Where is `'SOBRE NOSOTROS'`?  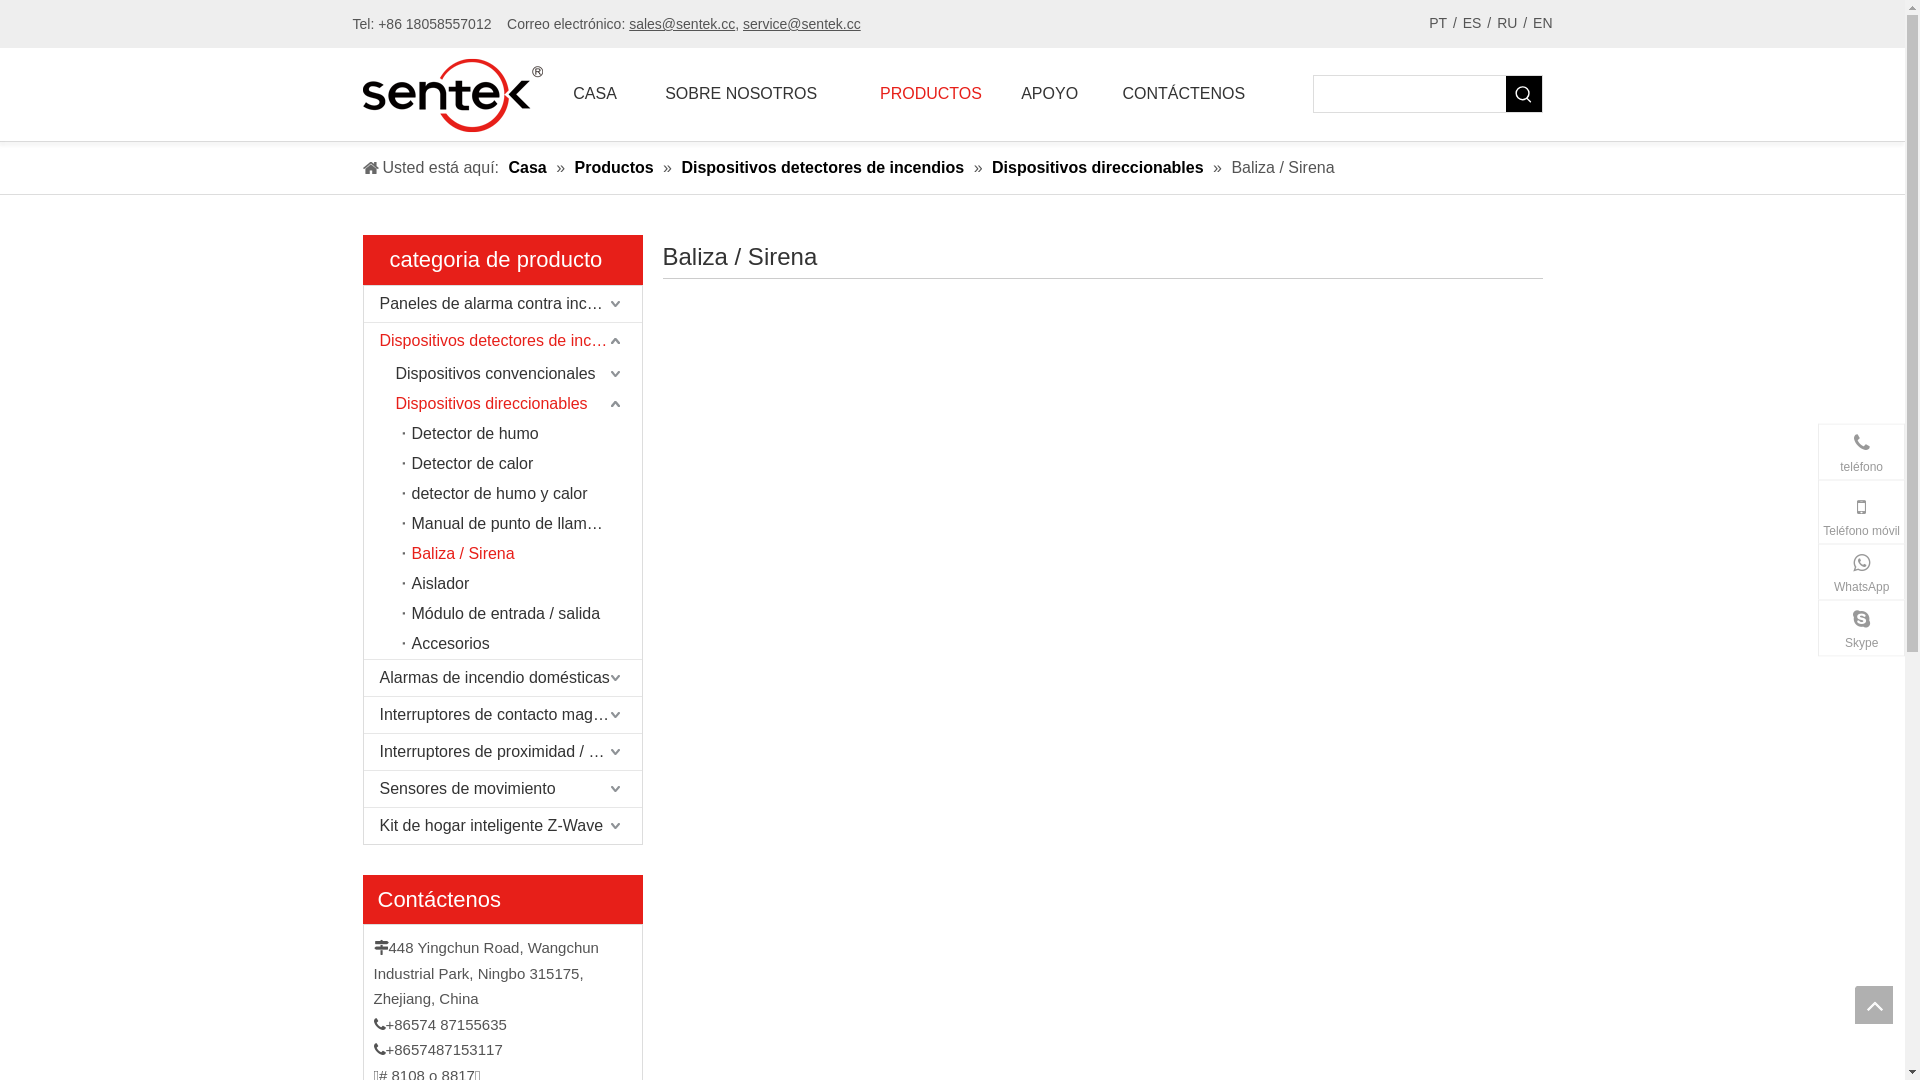
'SOBRE NOSOTROS' is located at coordinates (627, 93).